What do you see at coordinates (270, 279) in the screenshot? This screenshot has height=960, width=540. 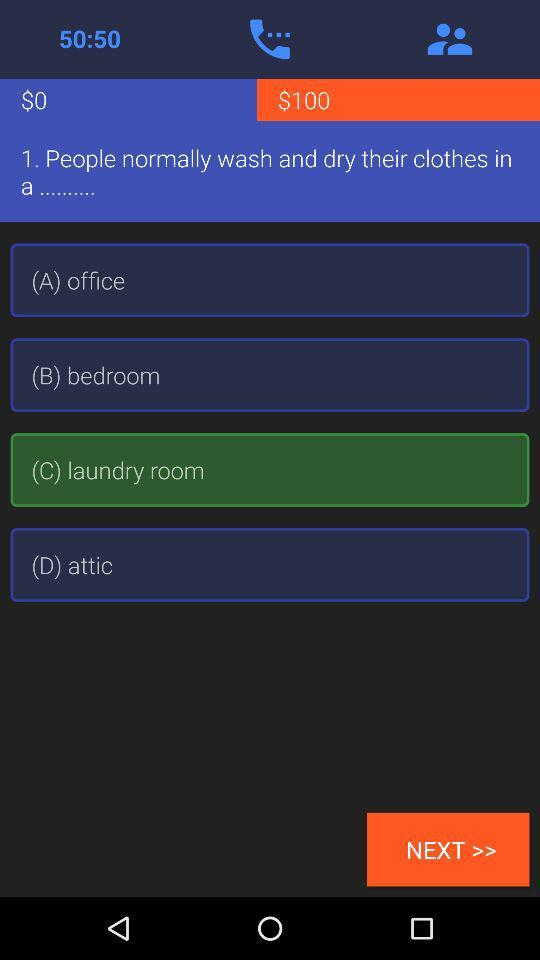 I see `(a) office icon` at bounding box center [270, 279].